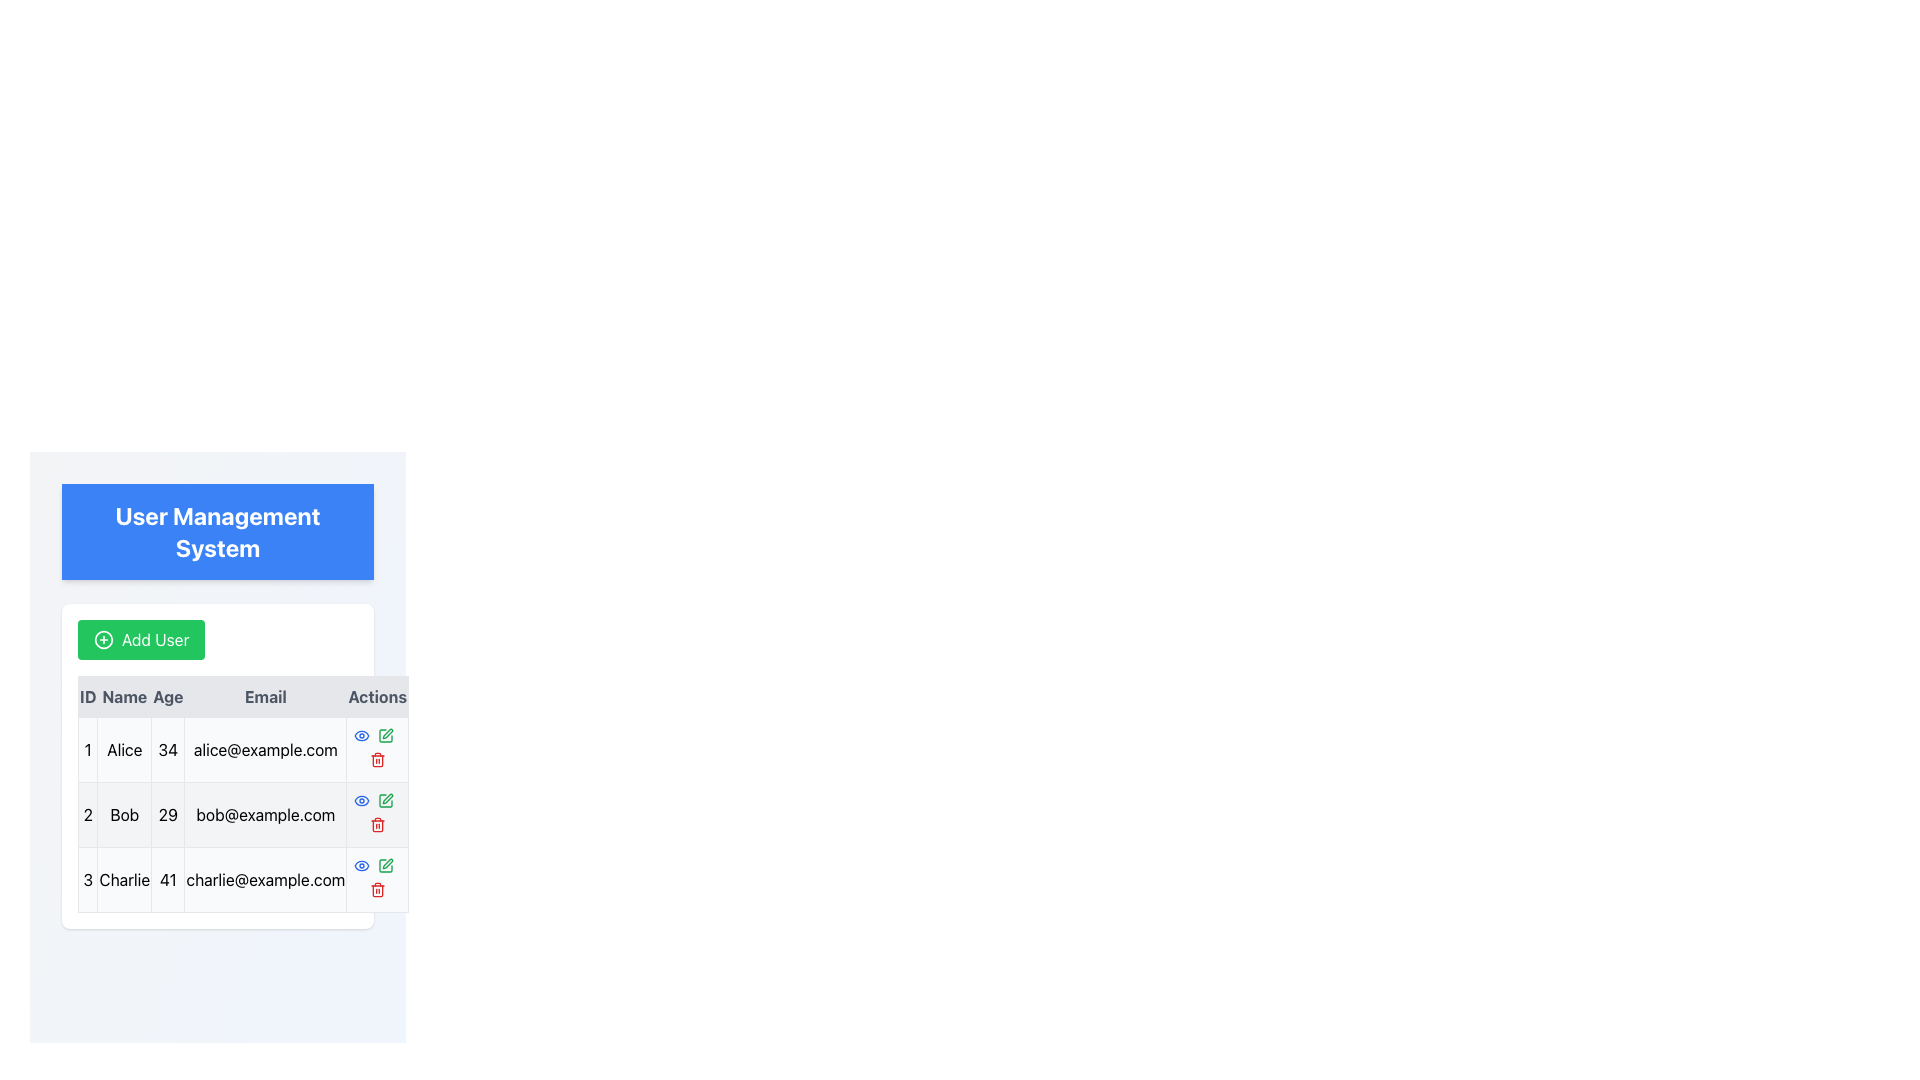 The width and height of the screenshot is (1920, 1080). What do you see at coordinates (377, 825) in the screenshot?
I see `the red trash can icon in the third row of the user management table` at bounding box center [377, 825].